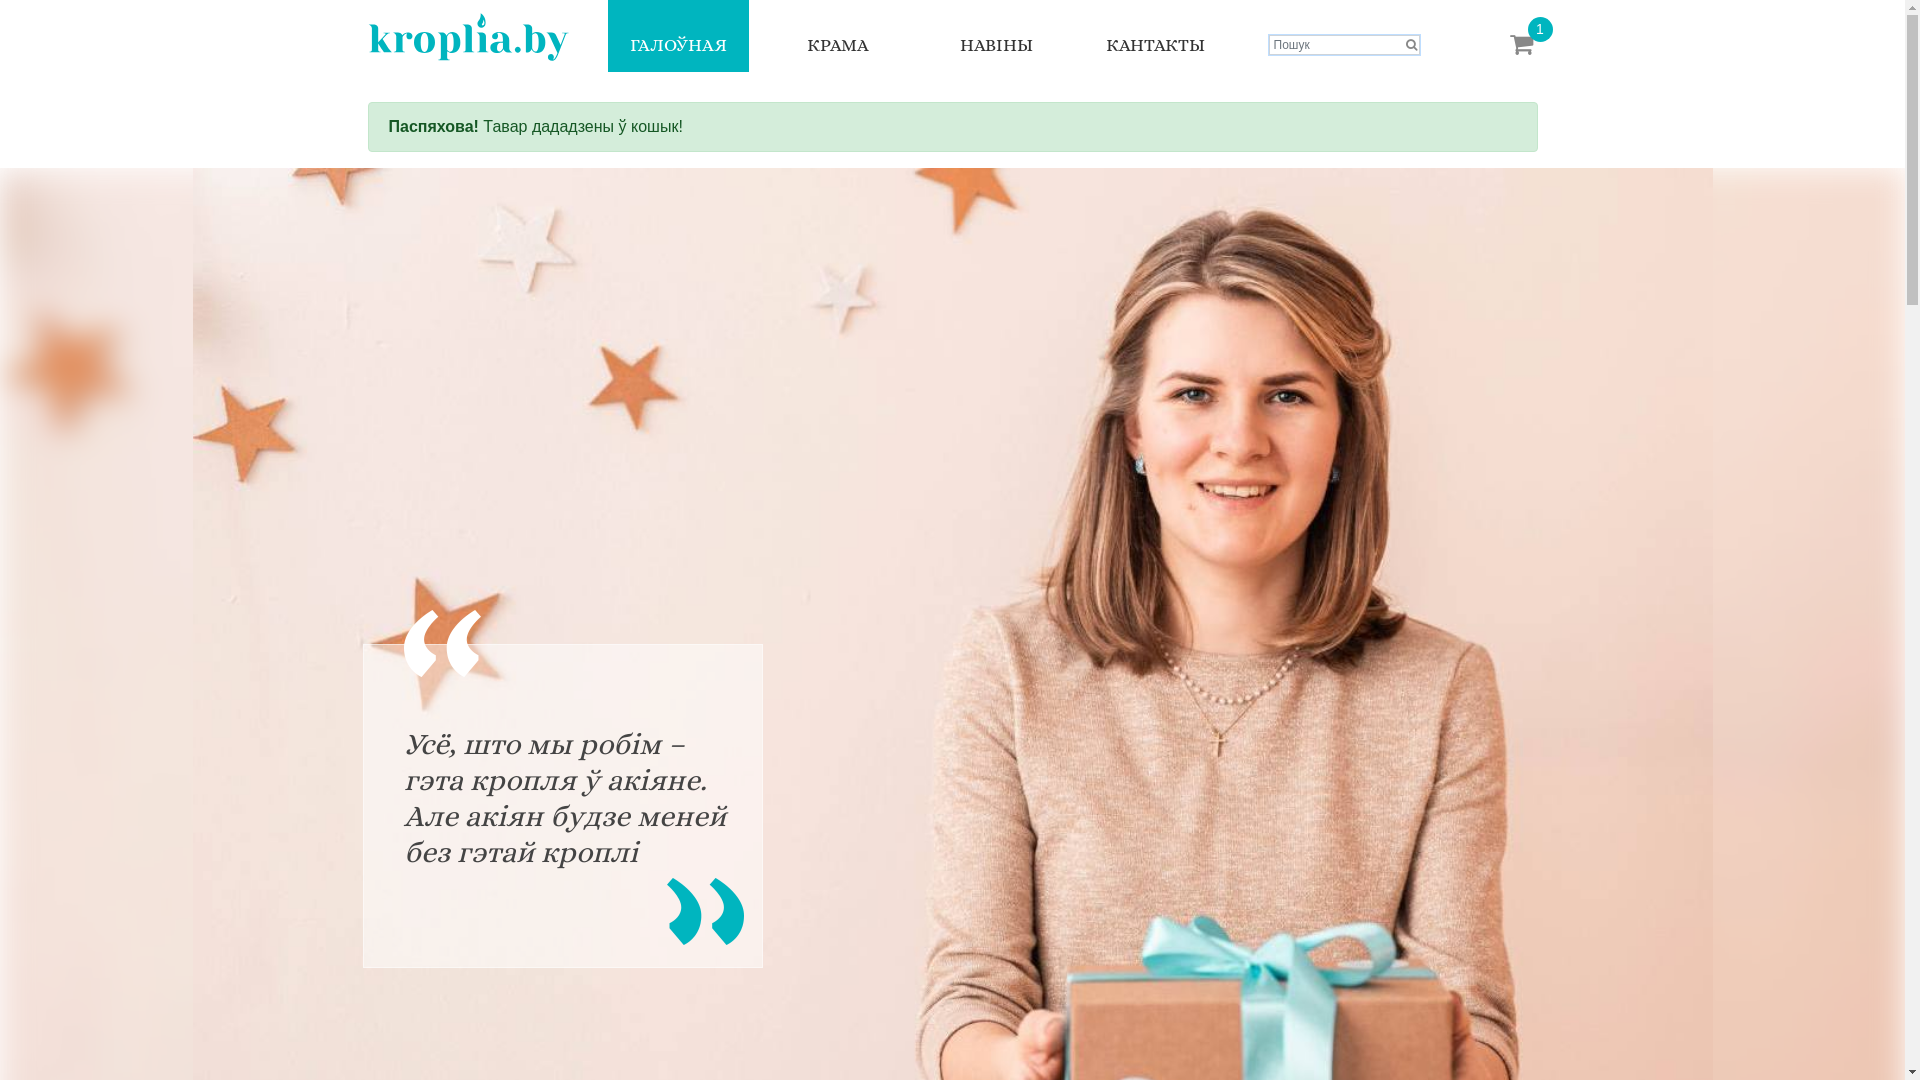 The width and height of the screenshot is (1920, 1080). I want to click on '1', so click(1520, 43).